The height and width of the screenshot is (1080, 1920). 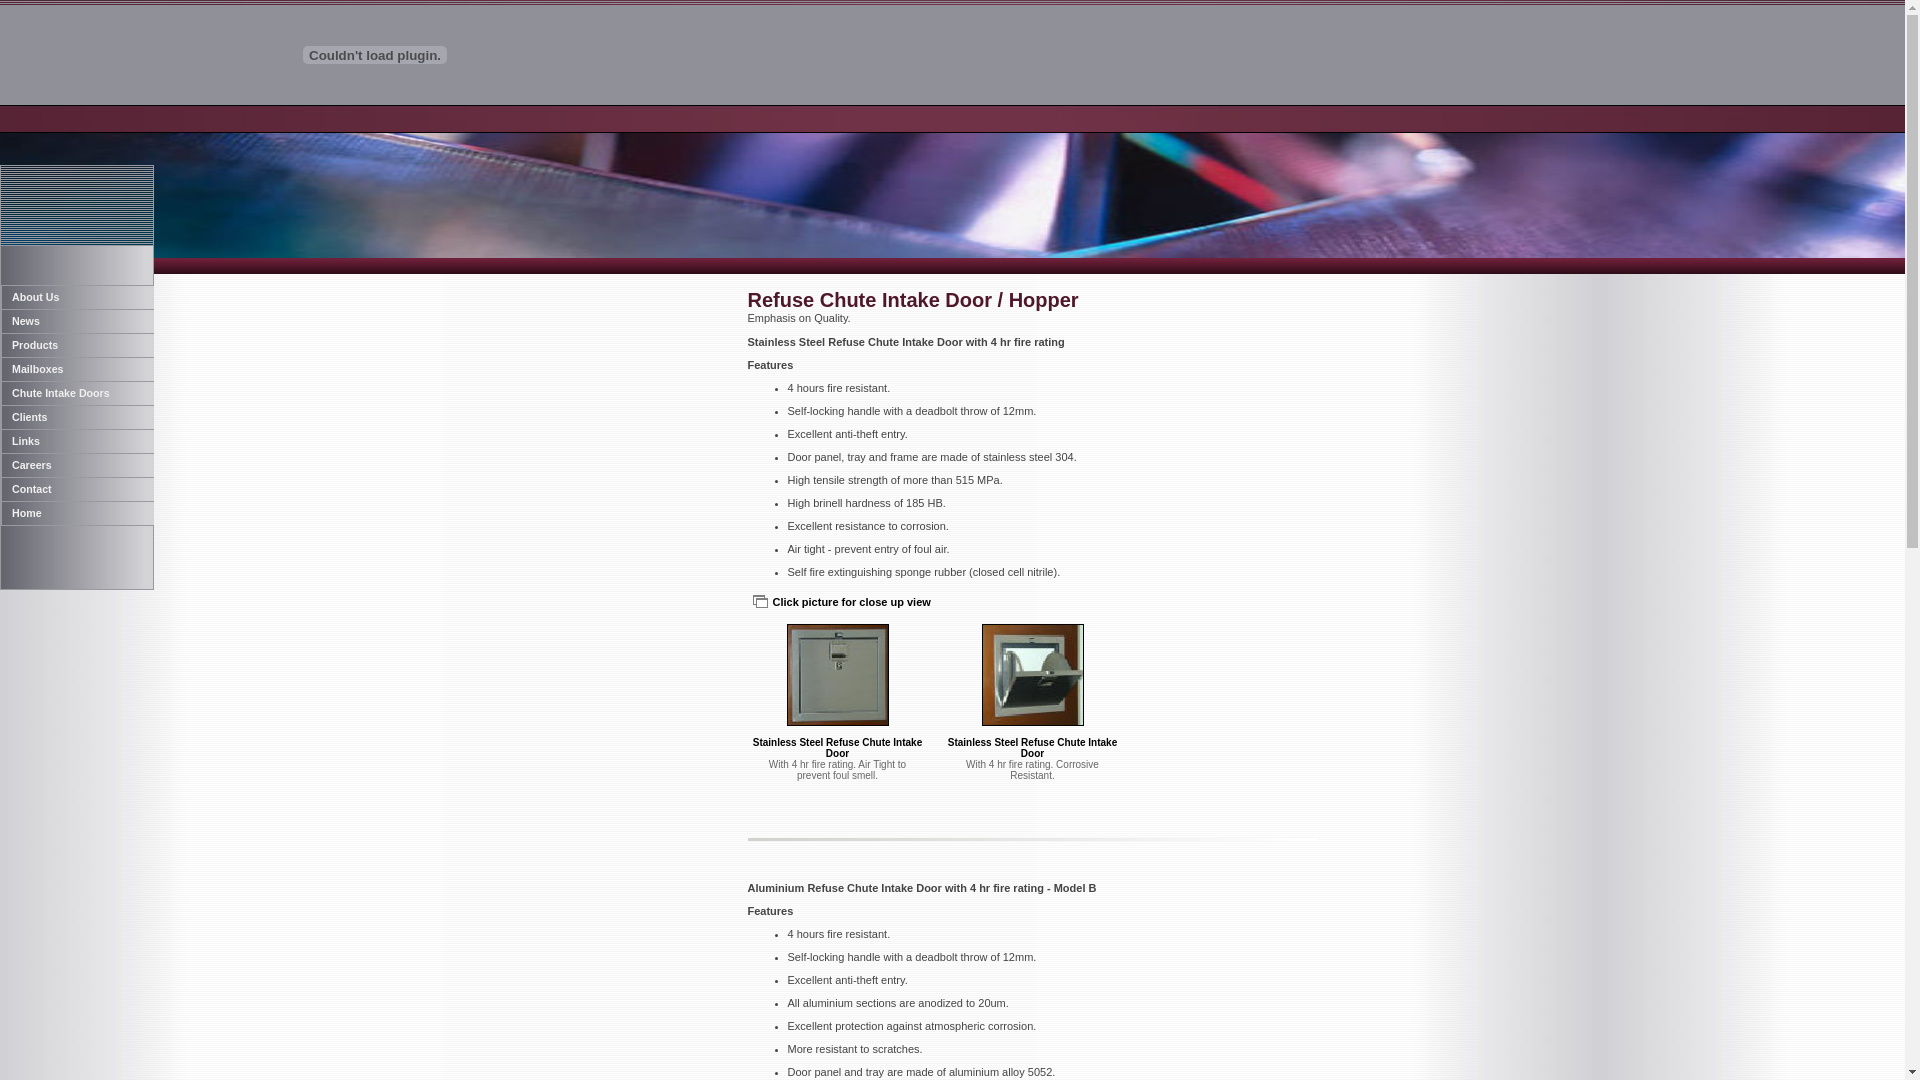 What do you see at coordinates (76, 415) in the screenshot?
I see `'Clients'` at bounding box center [76, 415].